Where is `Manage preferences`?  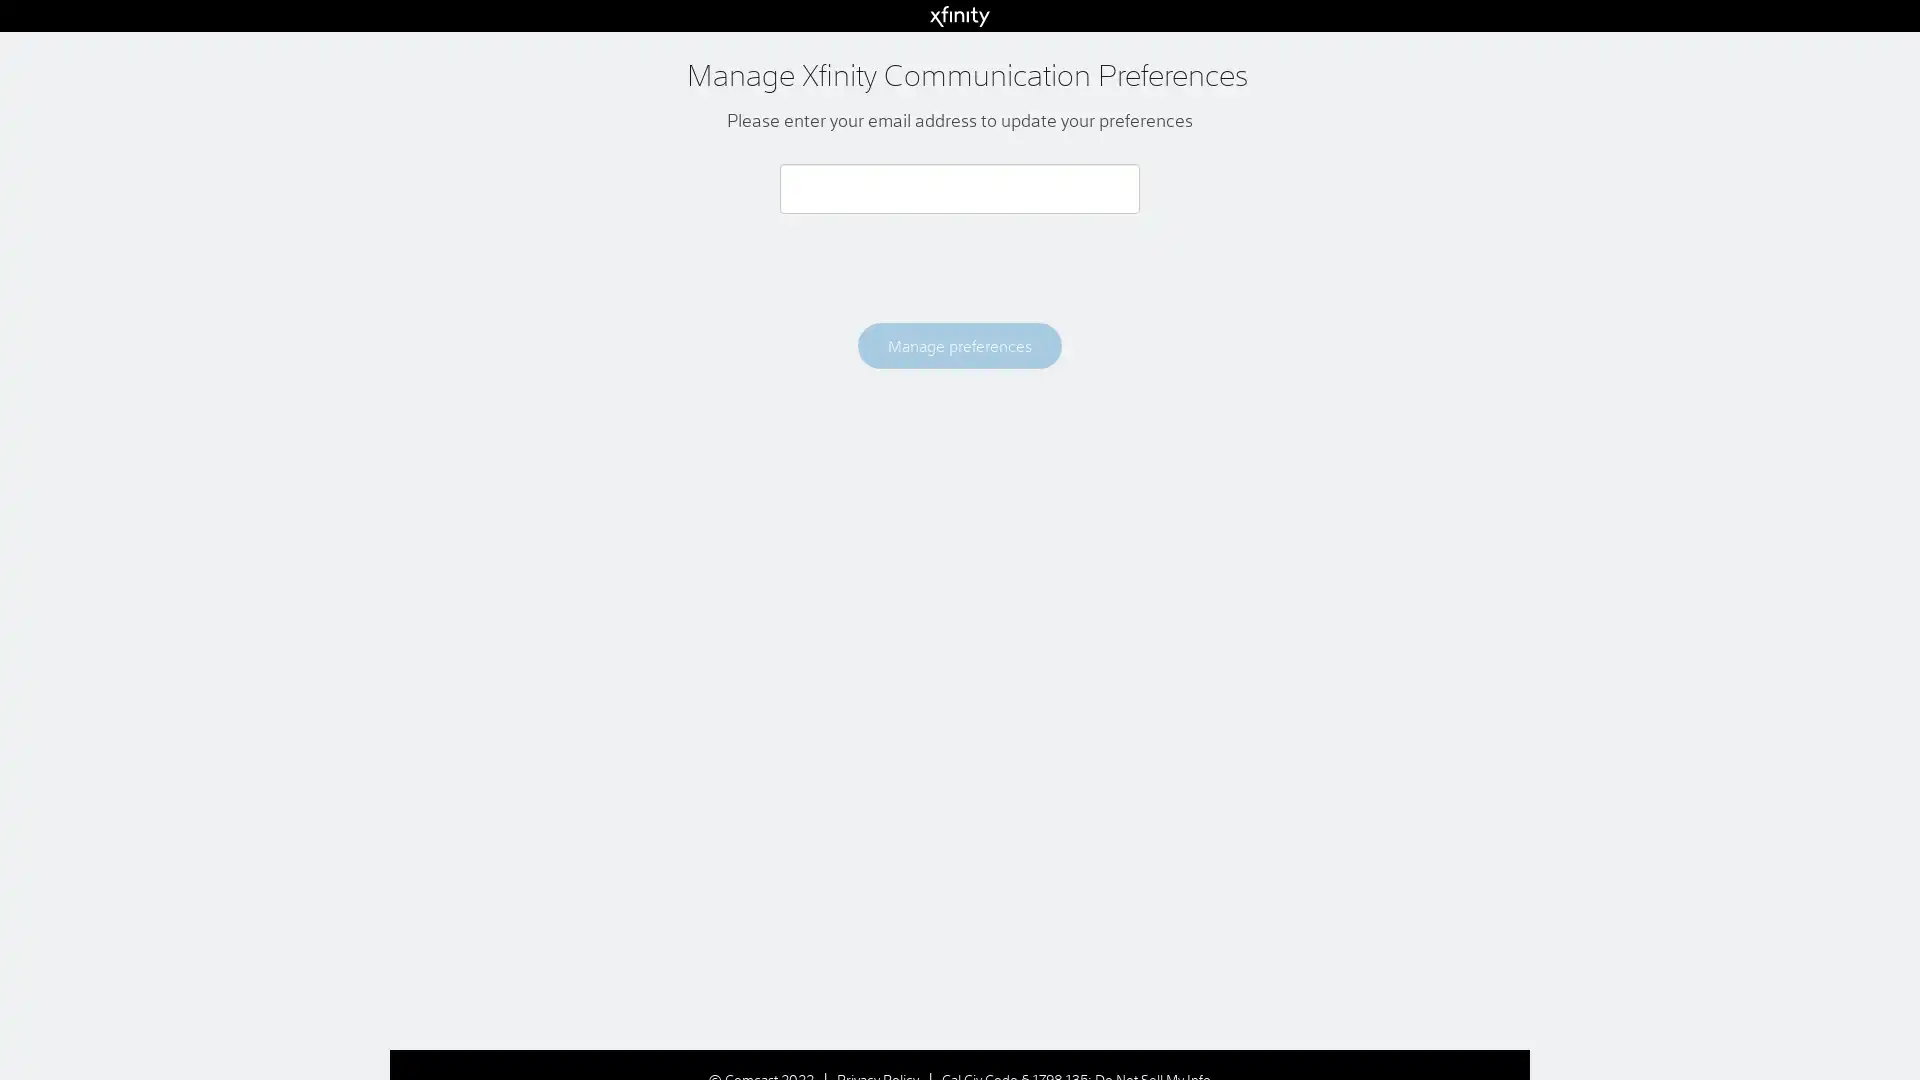
Manage preferences is located at coordinates (958, 344).